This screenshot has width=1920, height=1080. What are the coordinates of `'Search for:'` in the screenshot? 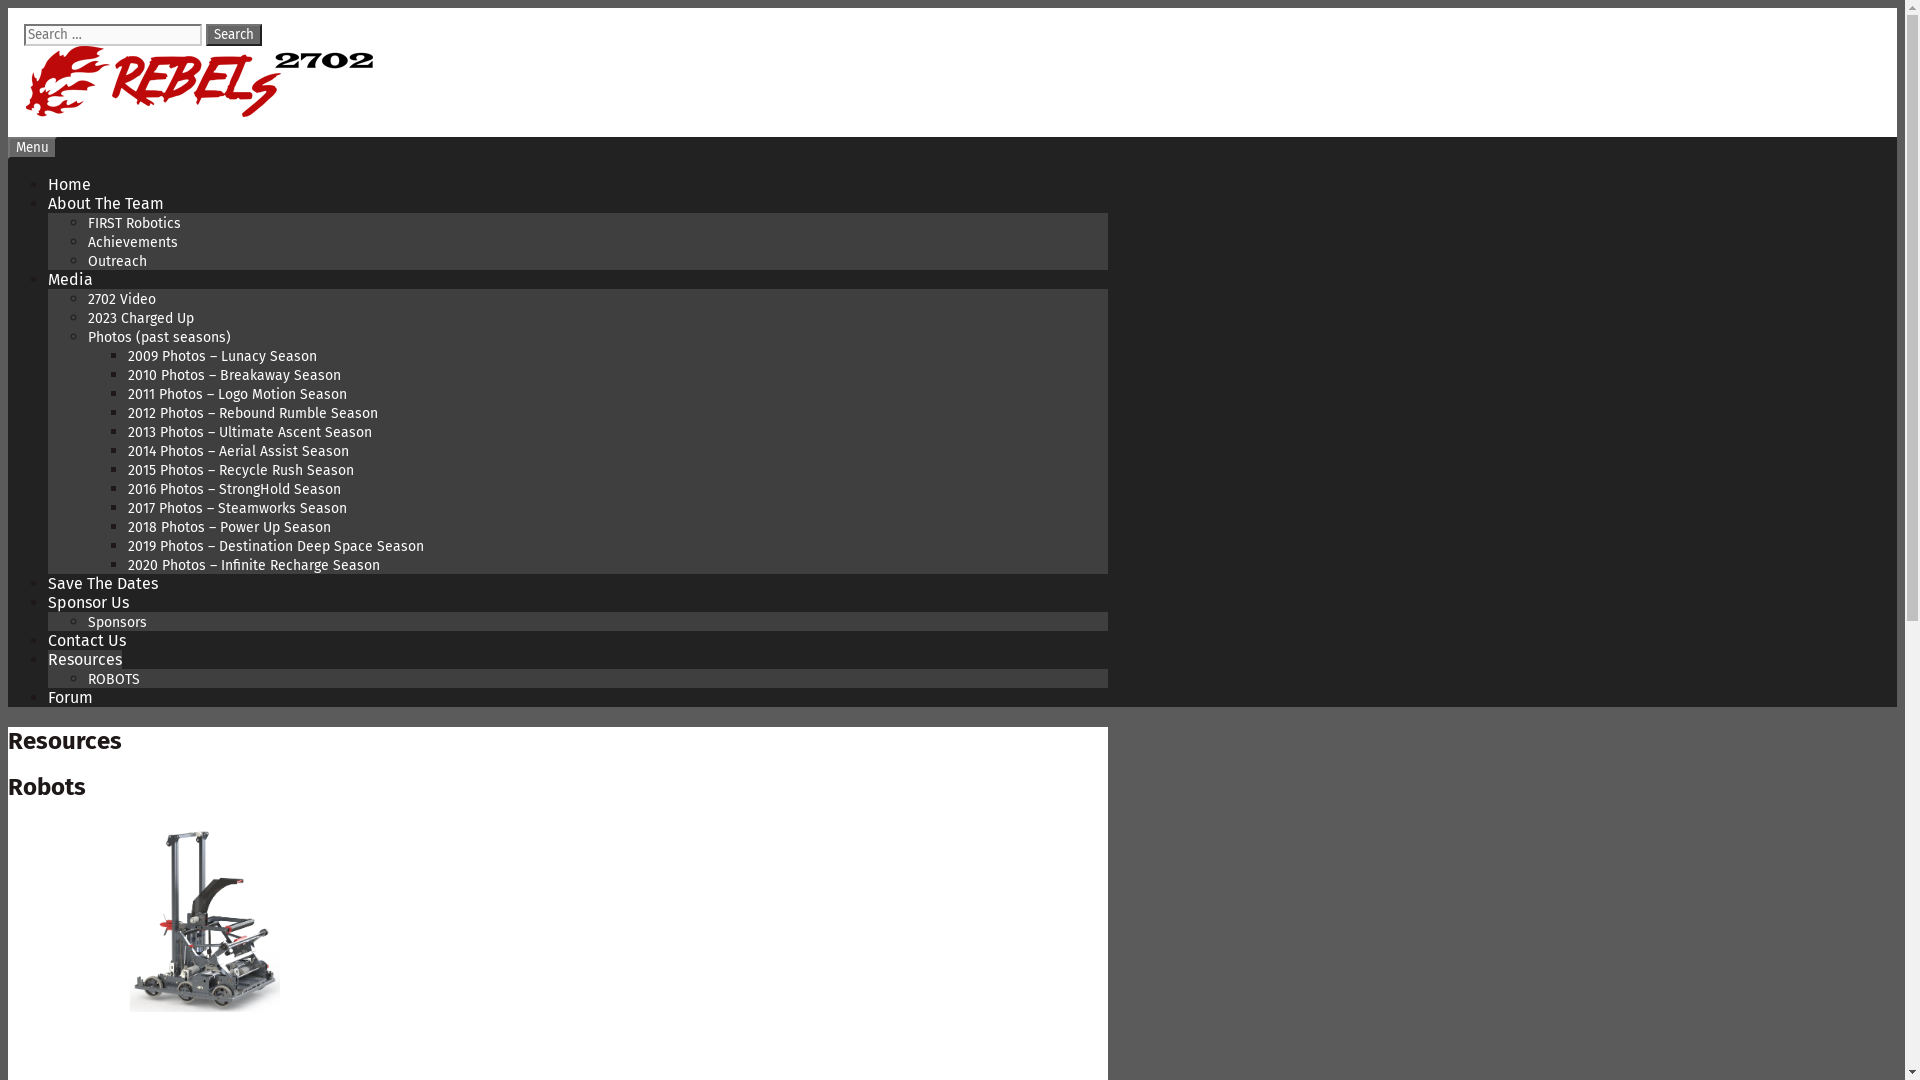 It's located at (24, 34).